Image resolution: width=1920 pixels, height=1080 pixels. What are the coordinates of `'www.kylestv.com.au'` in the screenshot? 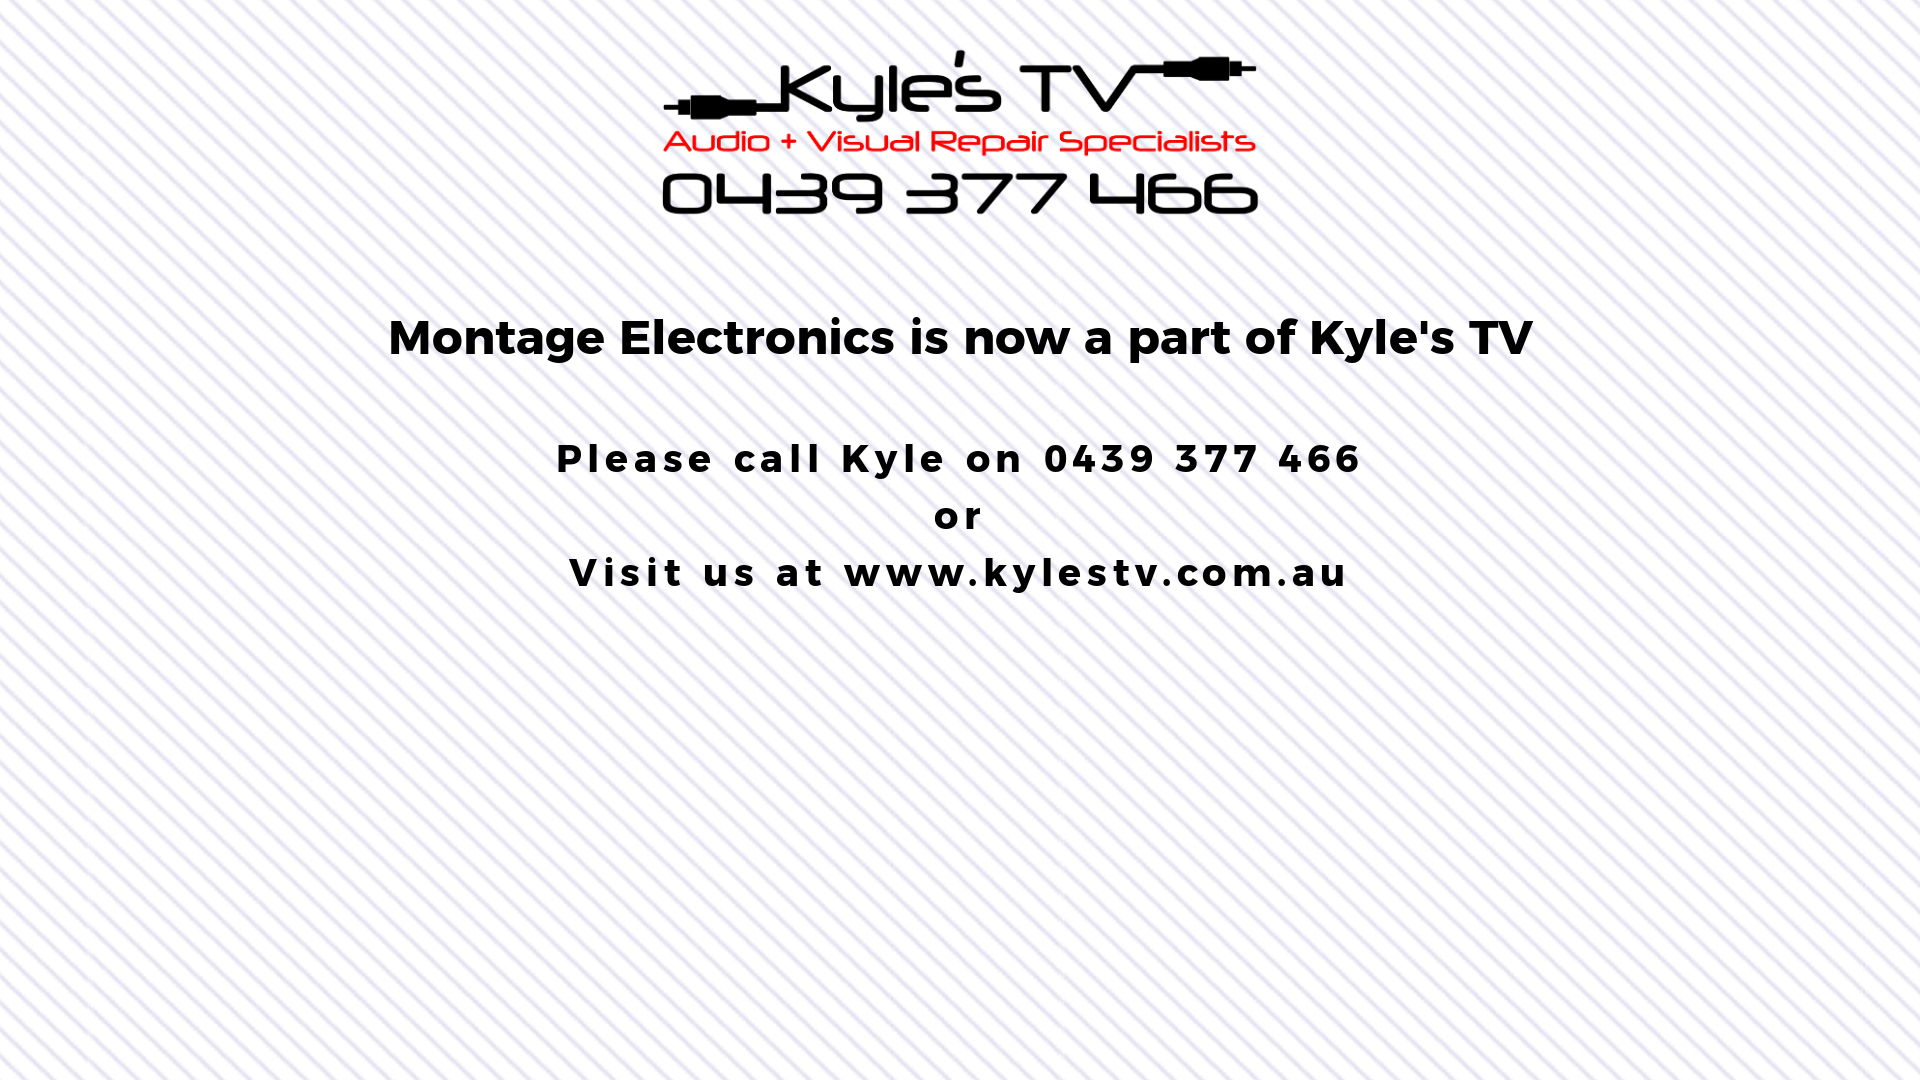 It's located at (1096, 572).